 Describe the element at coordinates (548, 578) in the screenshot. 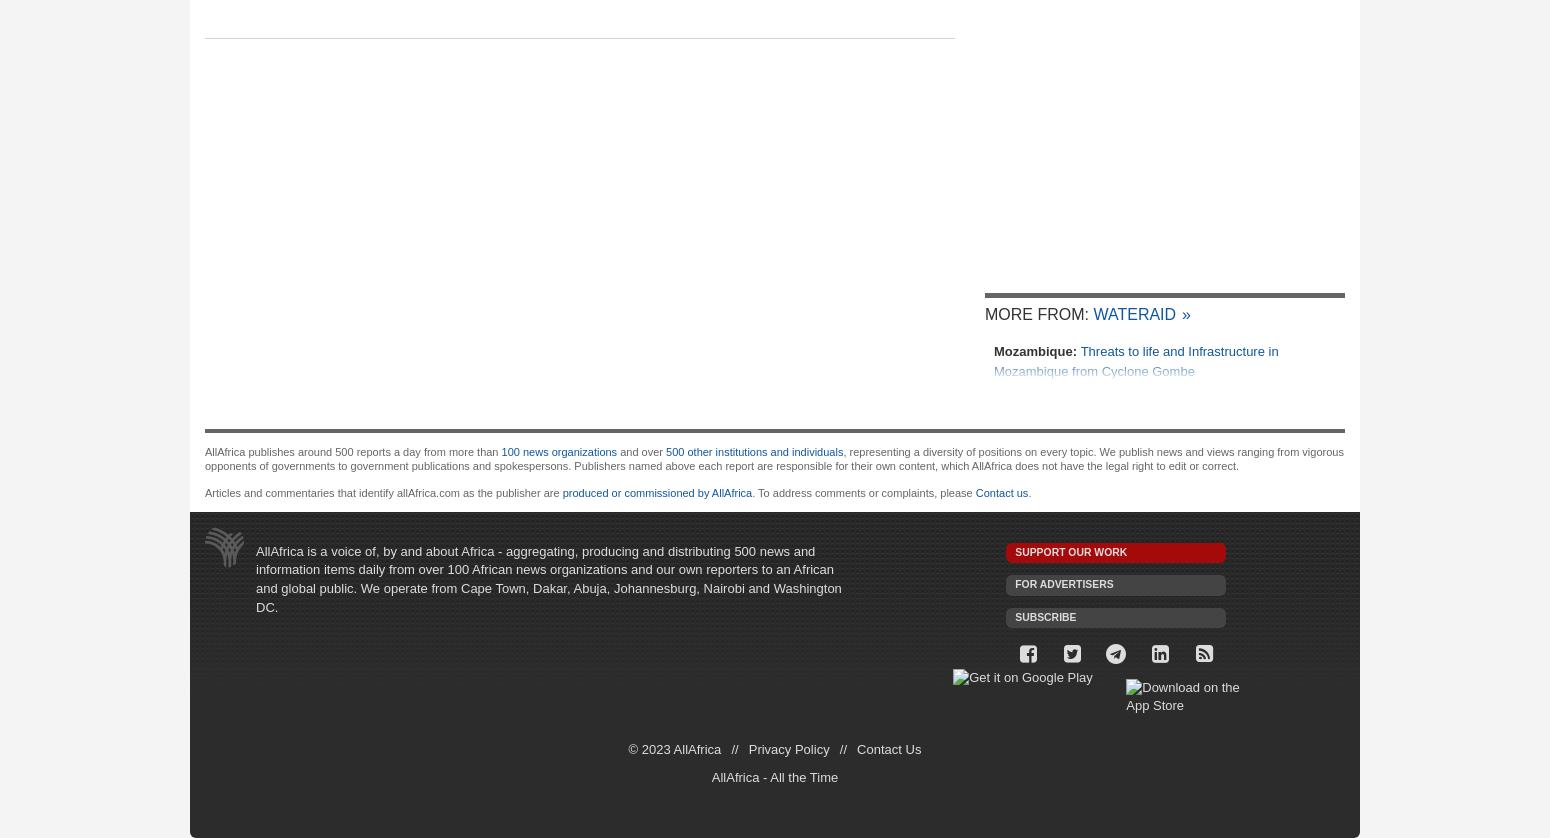

I see `'AllAfrica is a voice of, by and about Africa - aggregating, producing and distributing 500 news and information items daily from over 100 African news organizations and our own reporters to an African and global public. We operate from Cape Town, Dakar, Abuja, Johannesburg, Nairobi and Washington DC.'` at that location.